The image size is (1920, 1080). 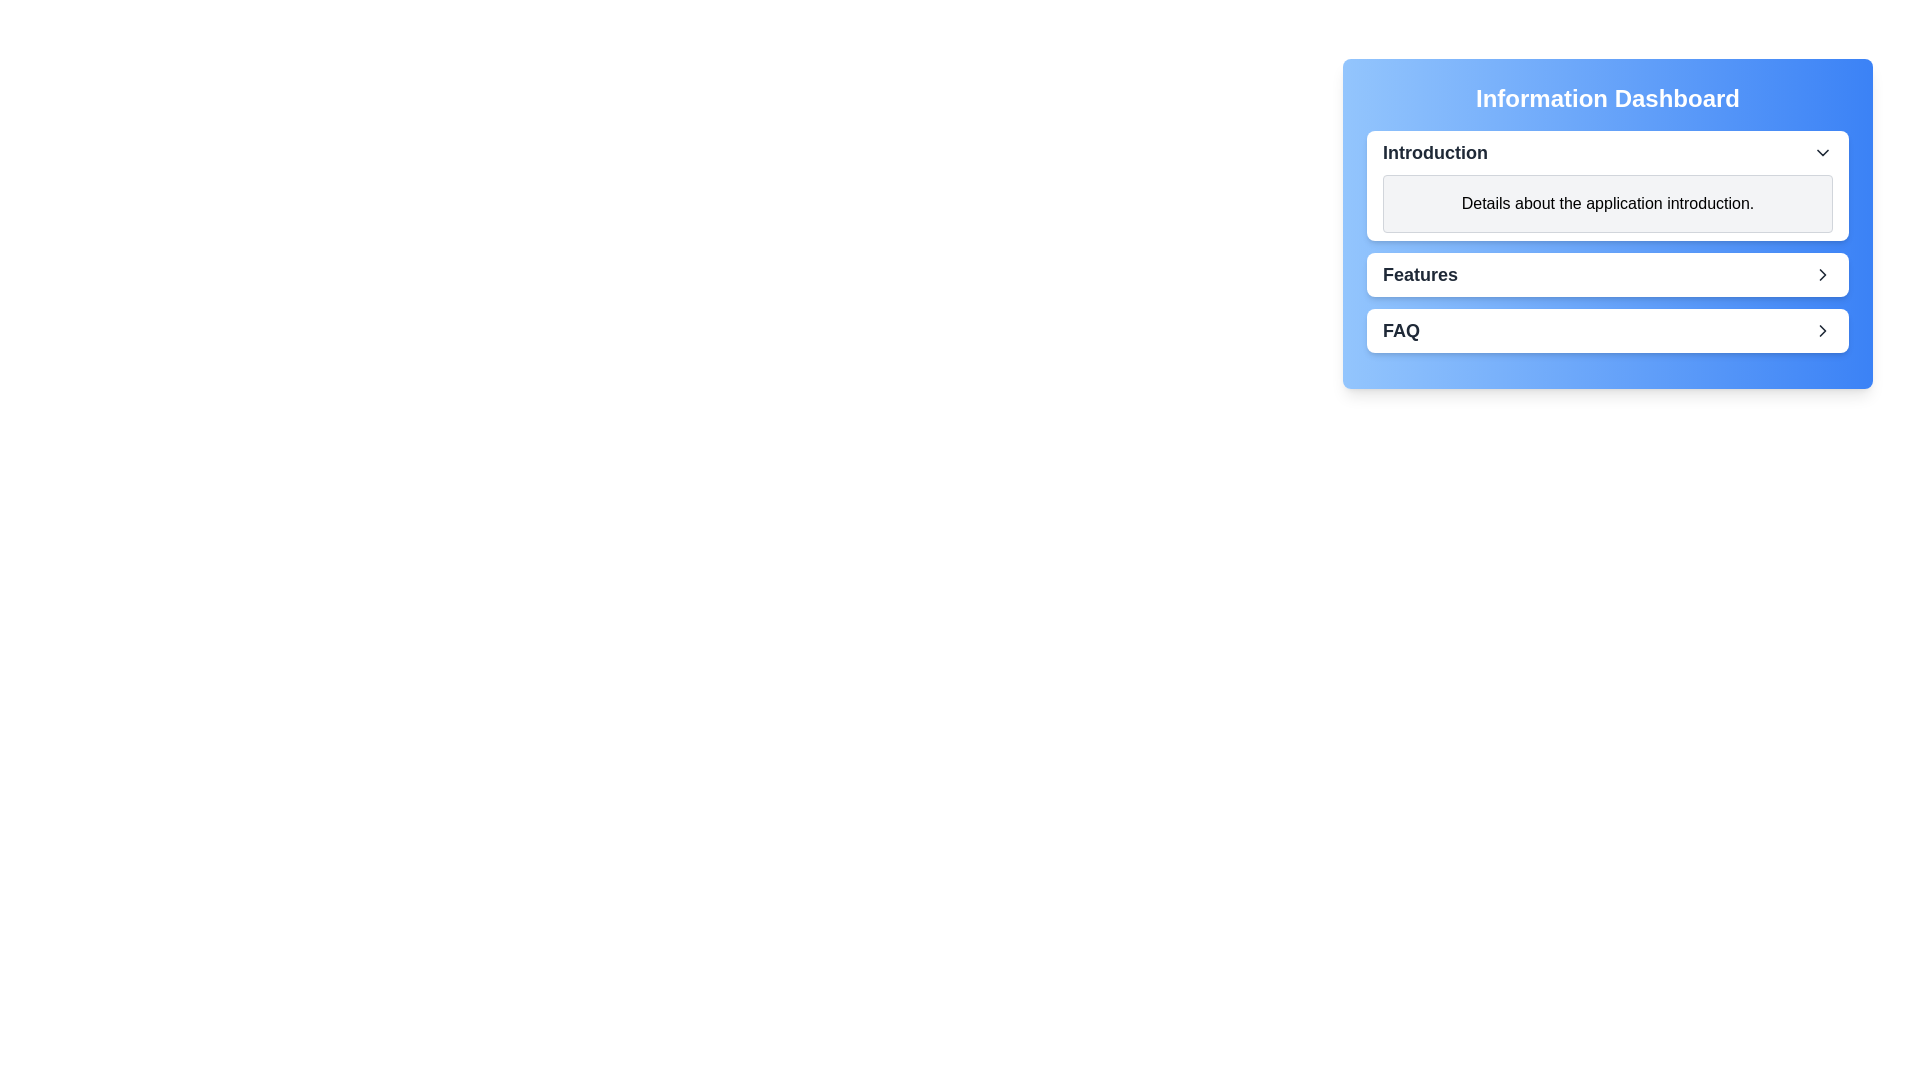 I want to click on the rightward-pointing chevron icon in the 'Features' menu, so click(x=1823, y=274).